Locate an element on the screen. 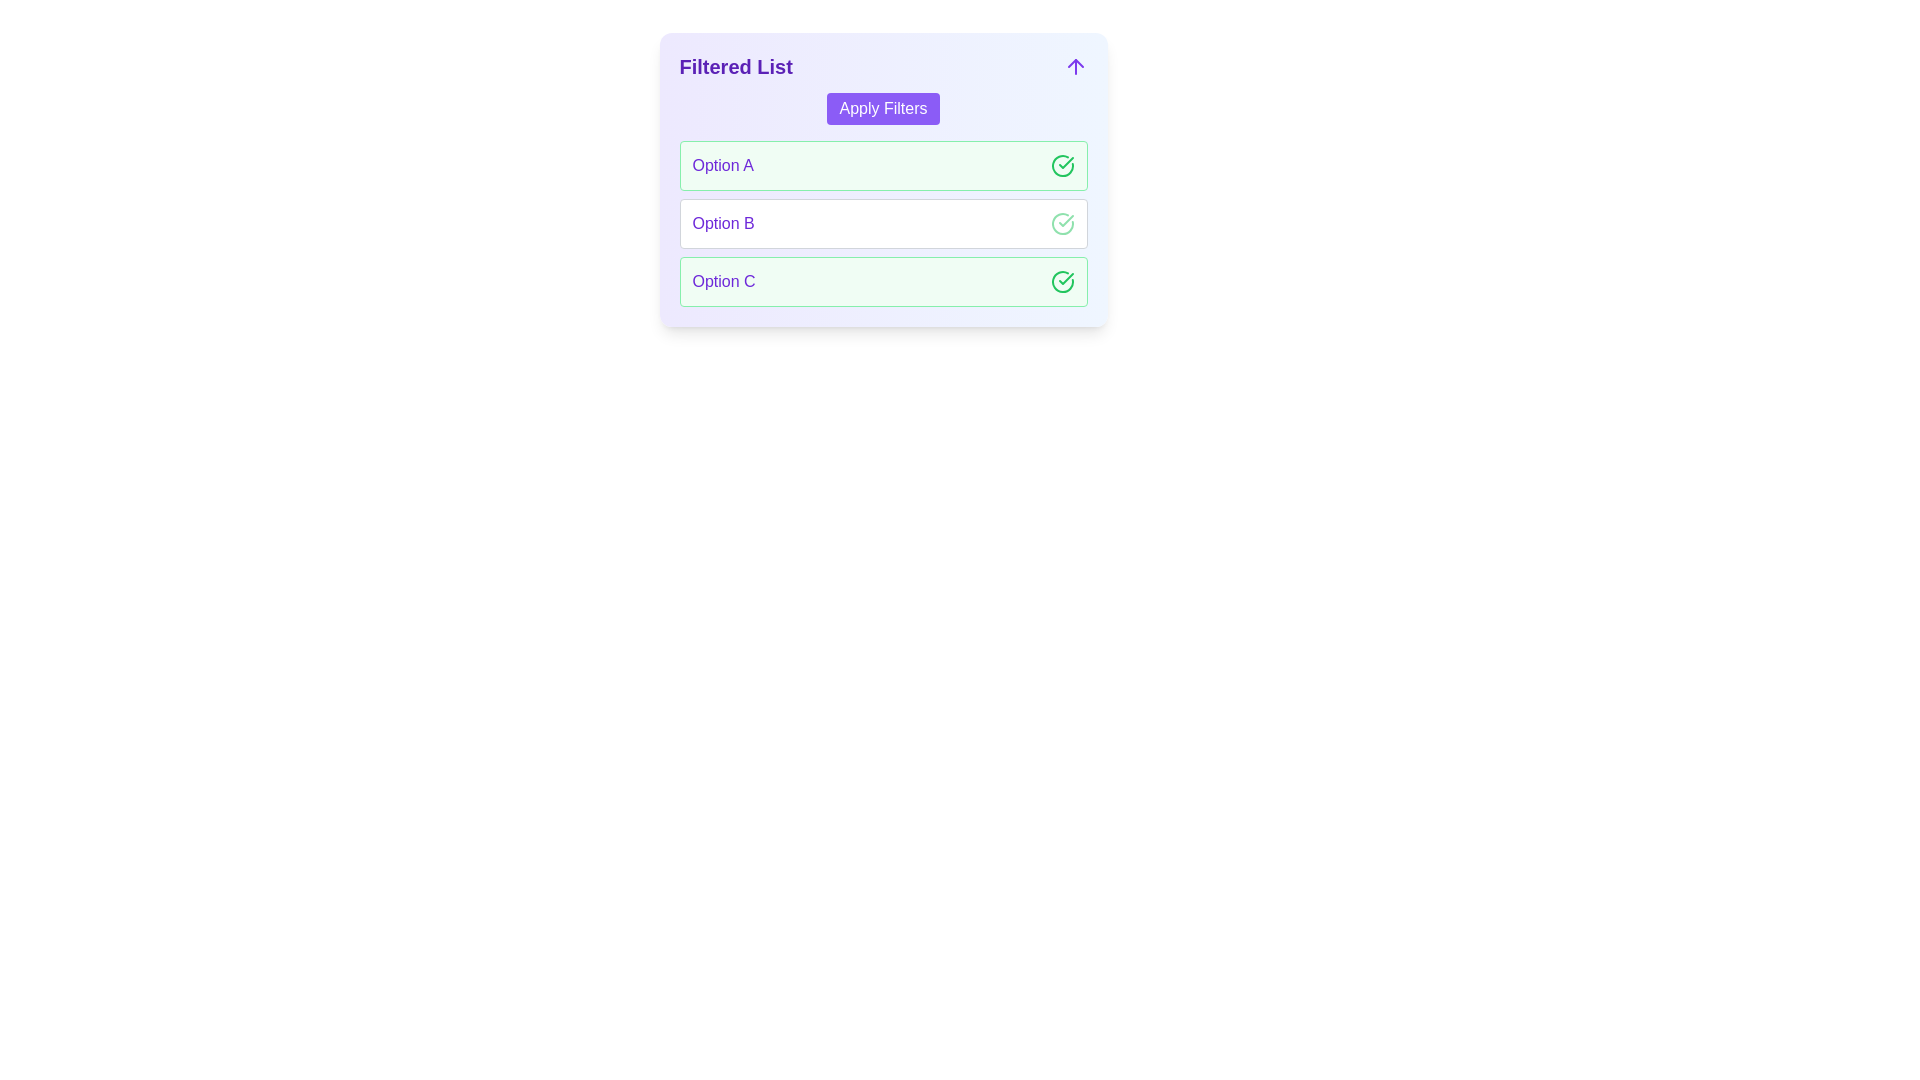  the 'Apply Filters' button to apply the current filters is located at coordinates (882, 108).